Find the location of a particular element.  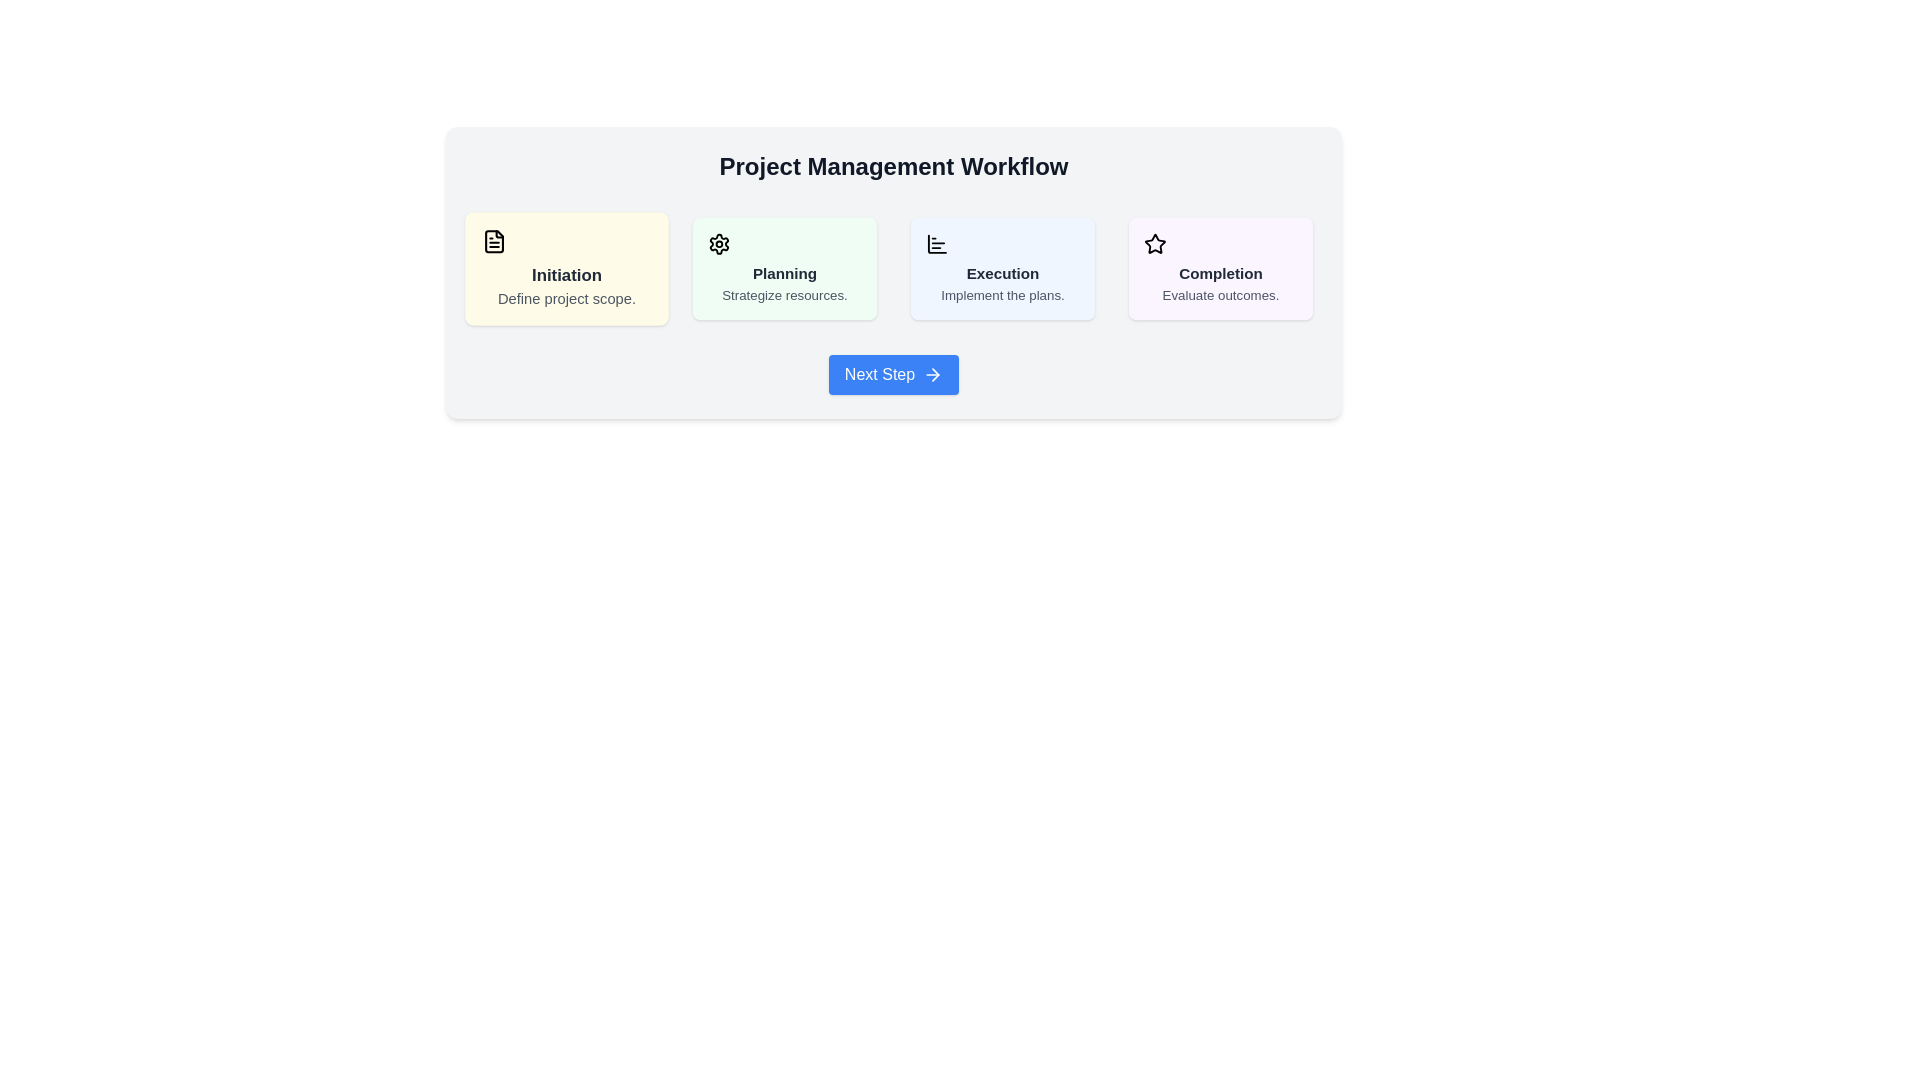

the 'Next Step' button, which is a horizontally rectangular button with a bright blue background and white text, located below the 'Execution' and 'Completion' cards in the 'Project Management Workflow' interface is located at coordinates (892, 374).